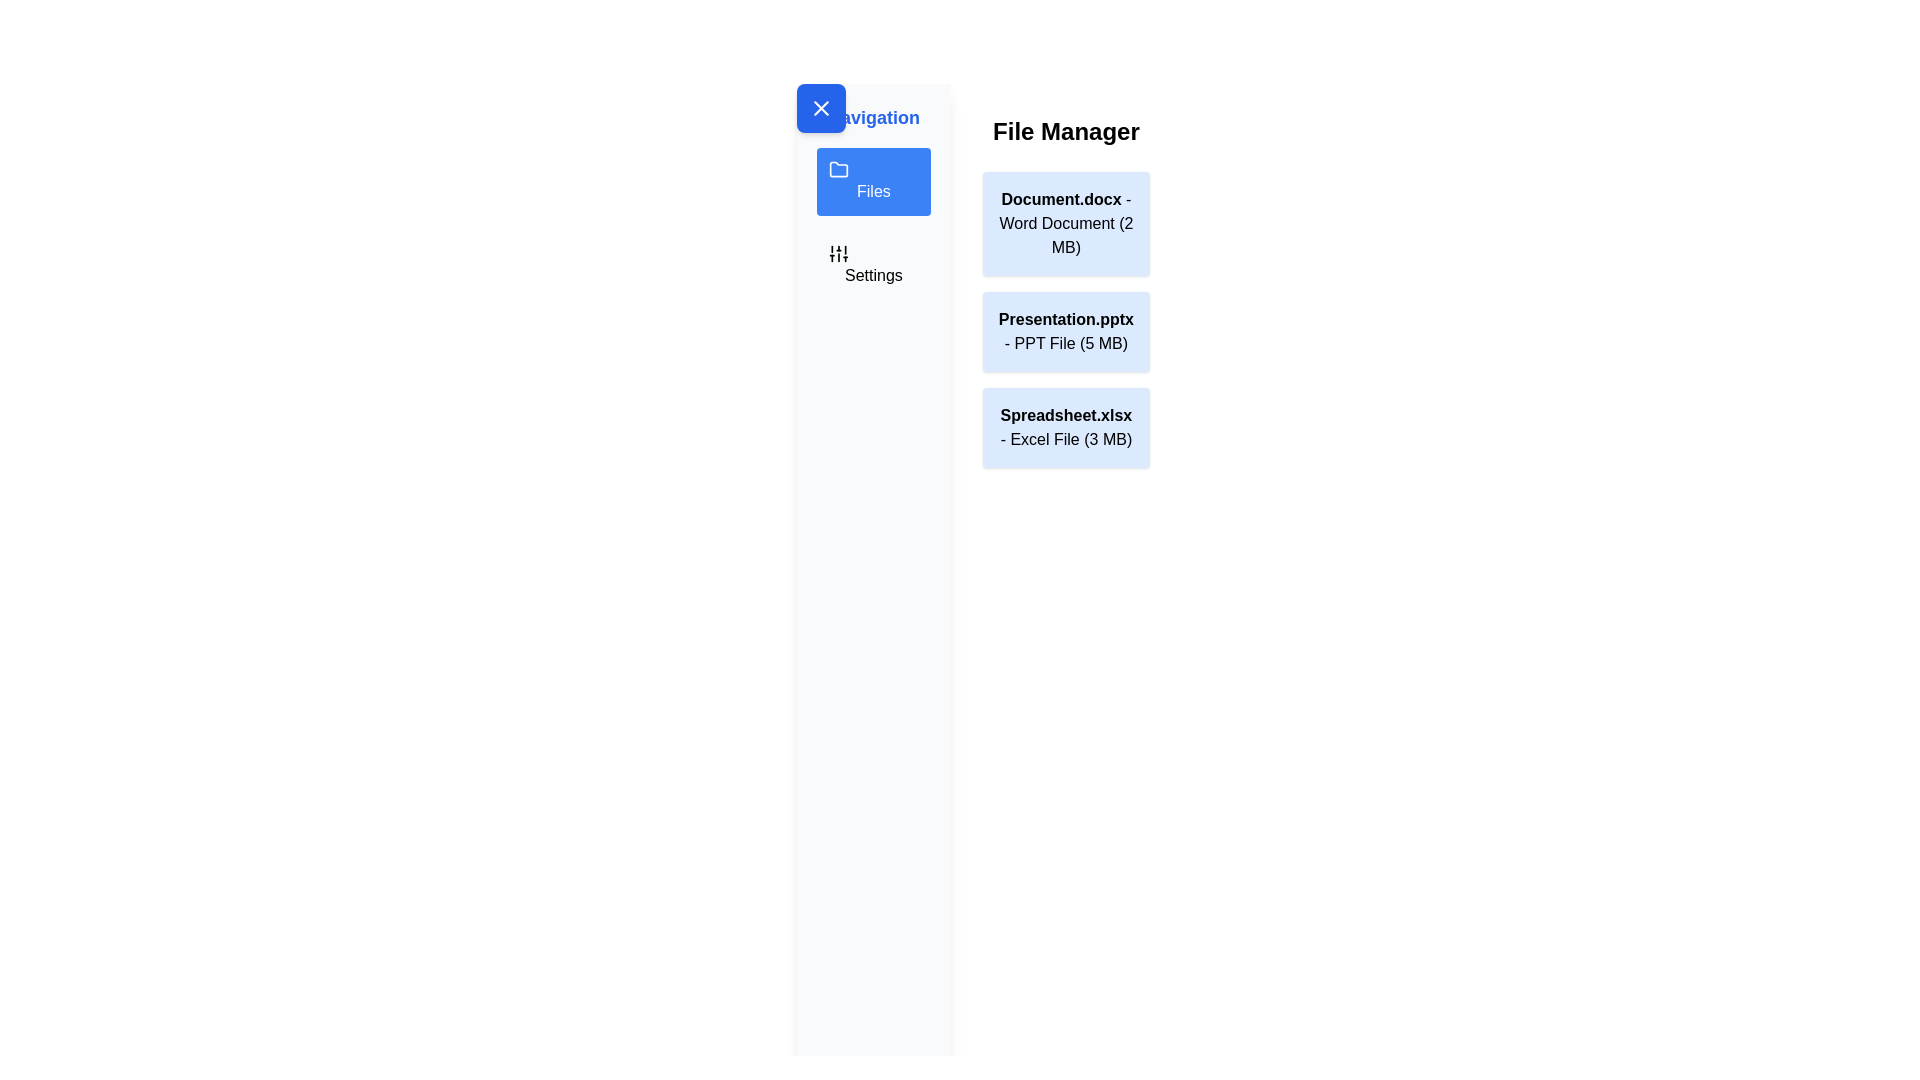  Describe the element at coordinates (1065, 223) in the screenshot. I see `the file entry labeled 'Document.docx - Word Document (2 MB)' which is the first item in a vertical list of file entries, distinguished by a light blue background and rounded corners` at that location.